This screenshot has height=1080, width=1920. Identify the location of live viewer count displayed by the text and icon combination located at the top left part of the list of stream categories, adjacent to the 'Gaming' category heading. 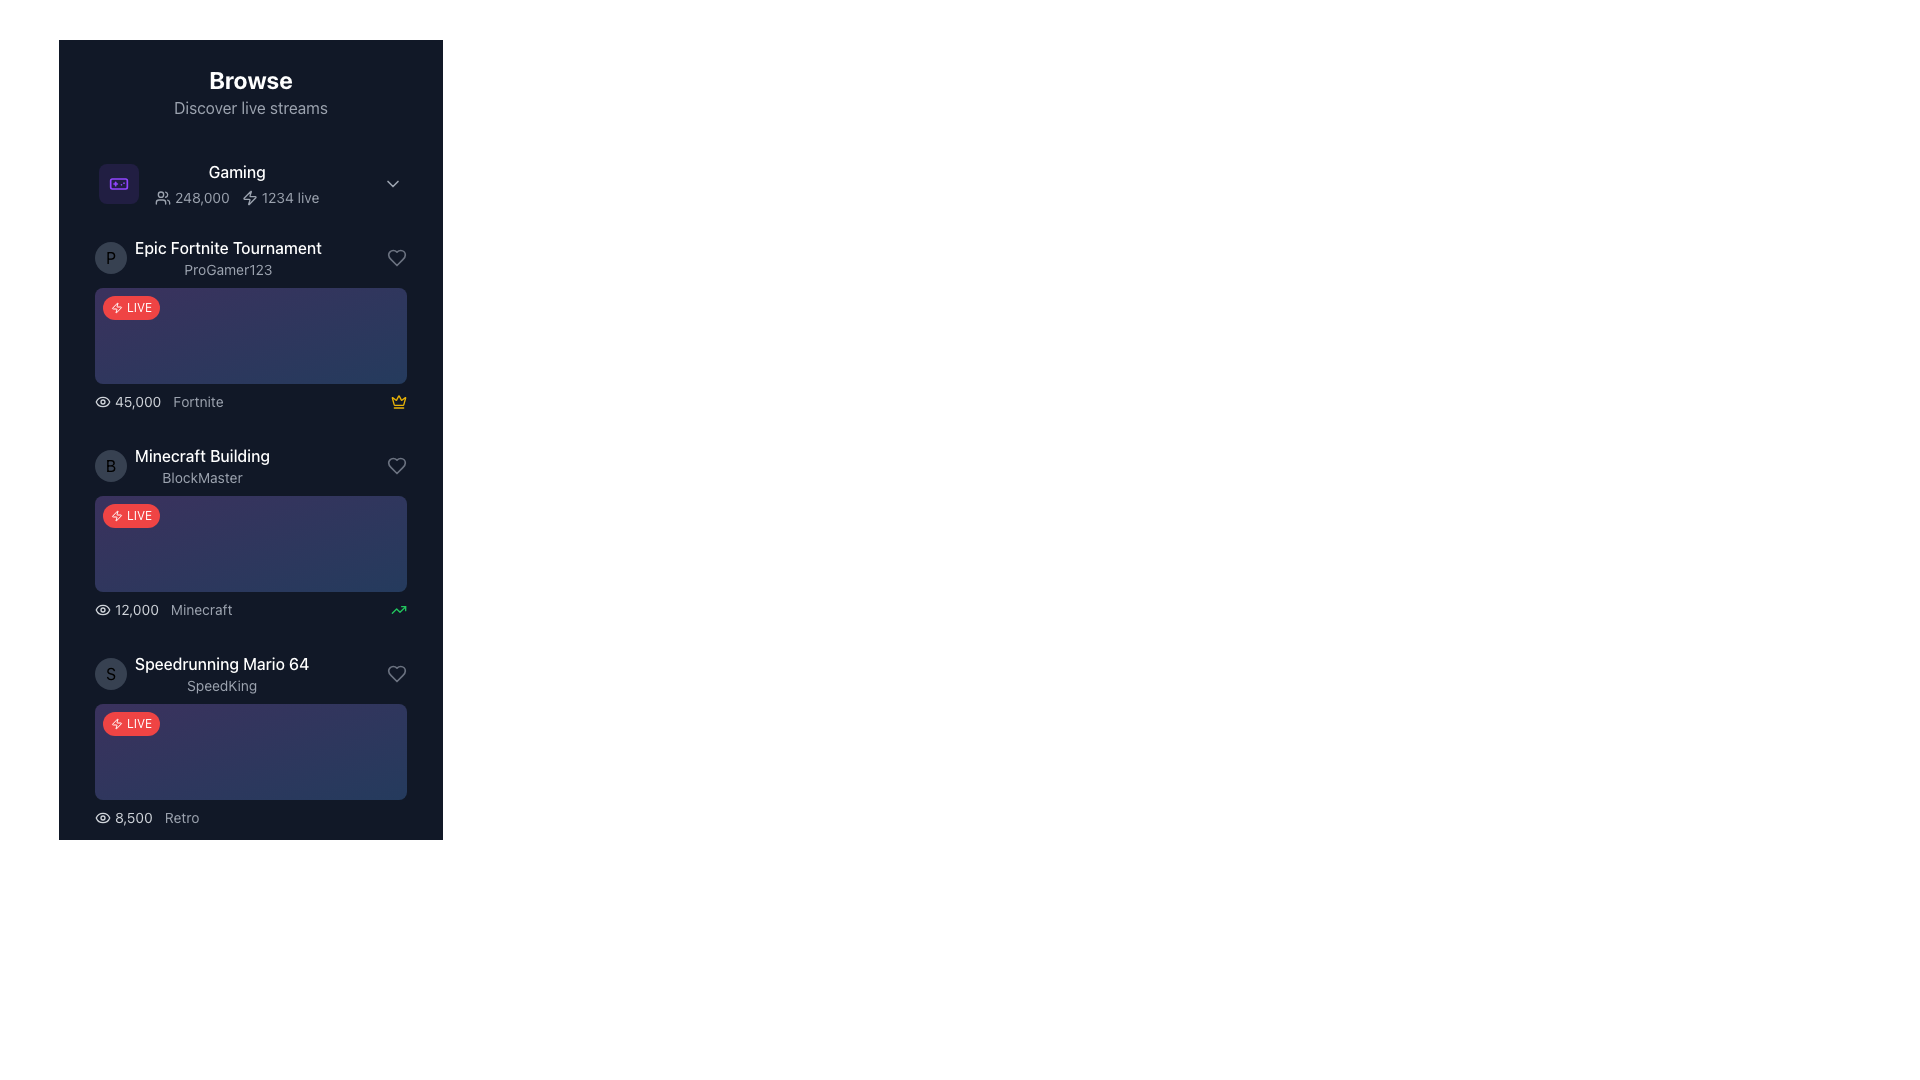
(279, 197).